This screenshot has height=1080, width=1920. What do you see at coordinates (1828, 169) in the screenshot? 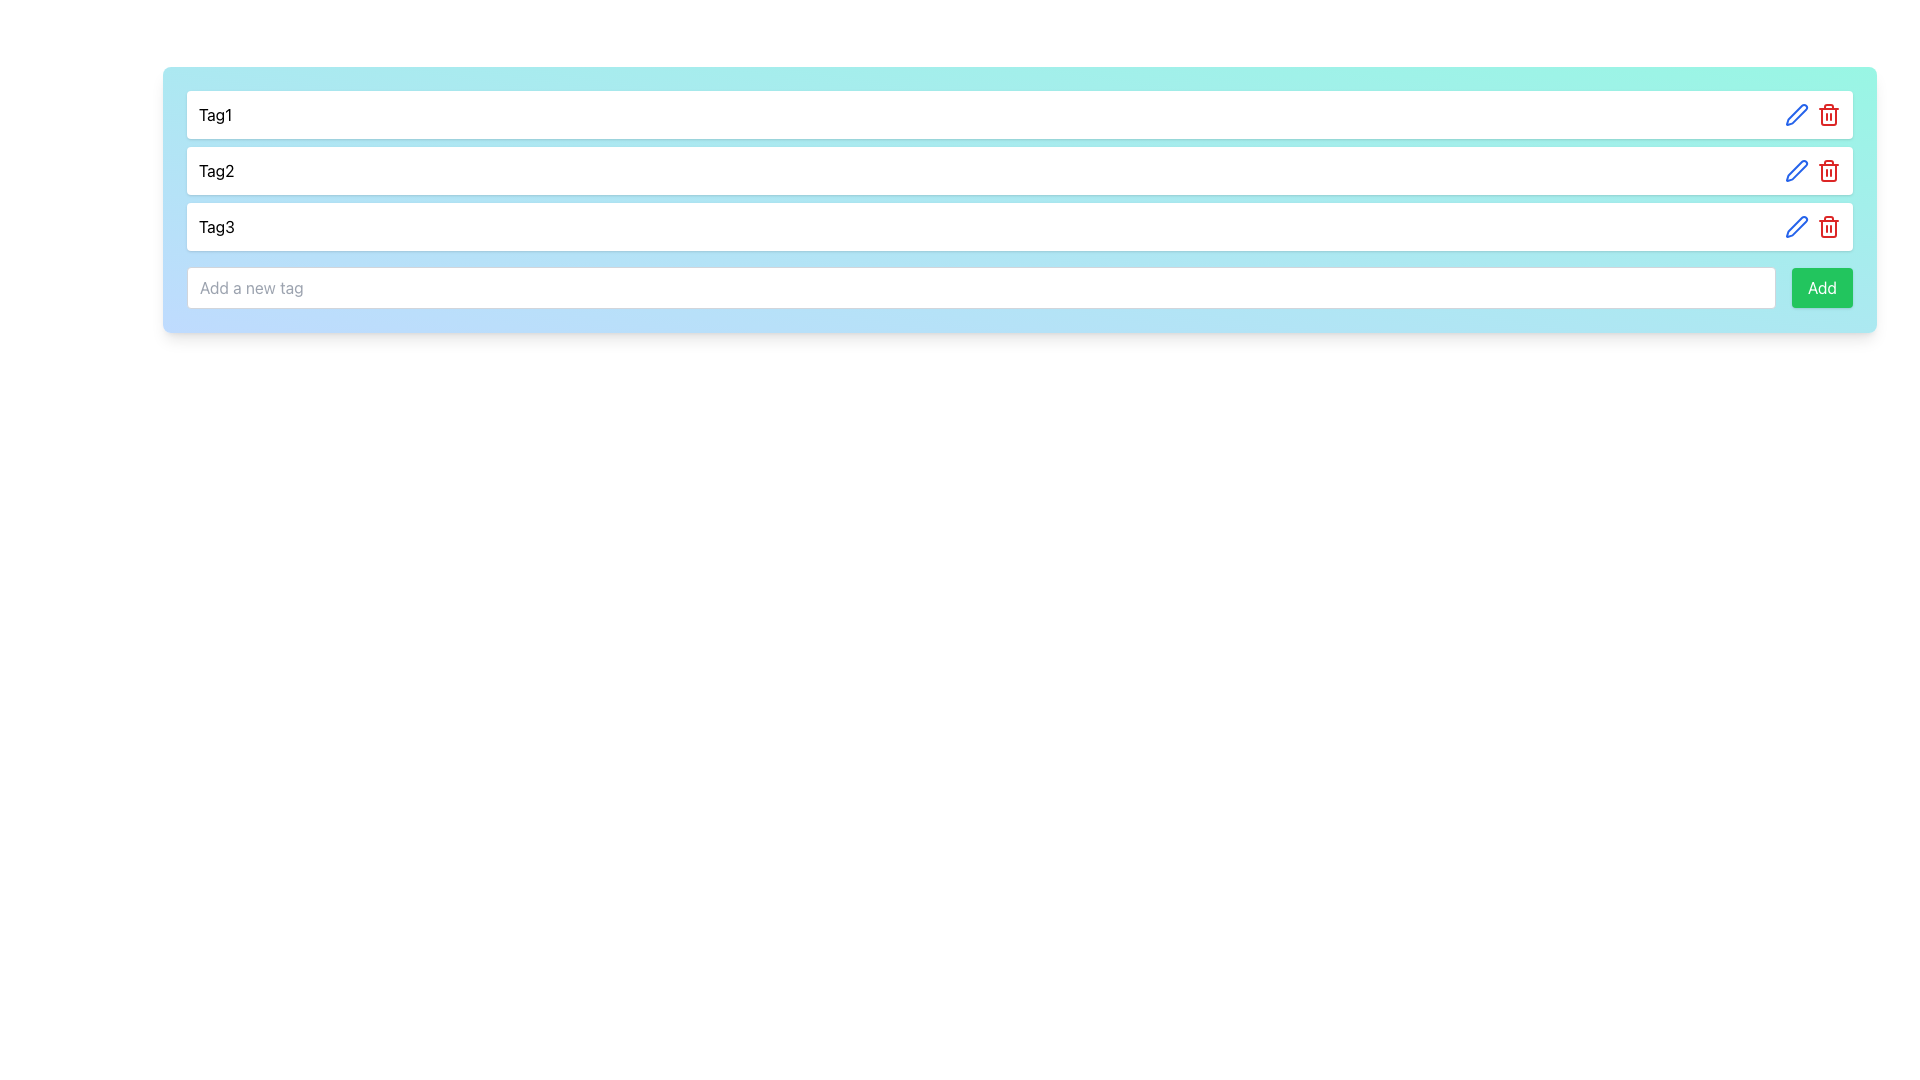
I see `the red trash icon button located to the right of 'Tag3'` at bounding box center [1828, 169].